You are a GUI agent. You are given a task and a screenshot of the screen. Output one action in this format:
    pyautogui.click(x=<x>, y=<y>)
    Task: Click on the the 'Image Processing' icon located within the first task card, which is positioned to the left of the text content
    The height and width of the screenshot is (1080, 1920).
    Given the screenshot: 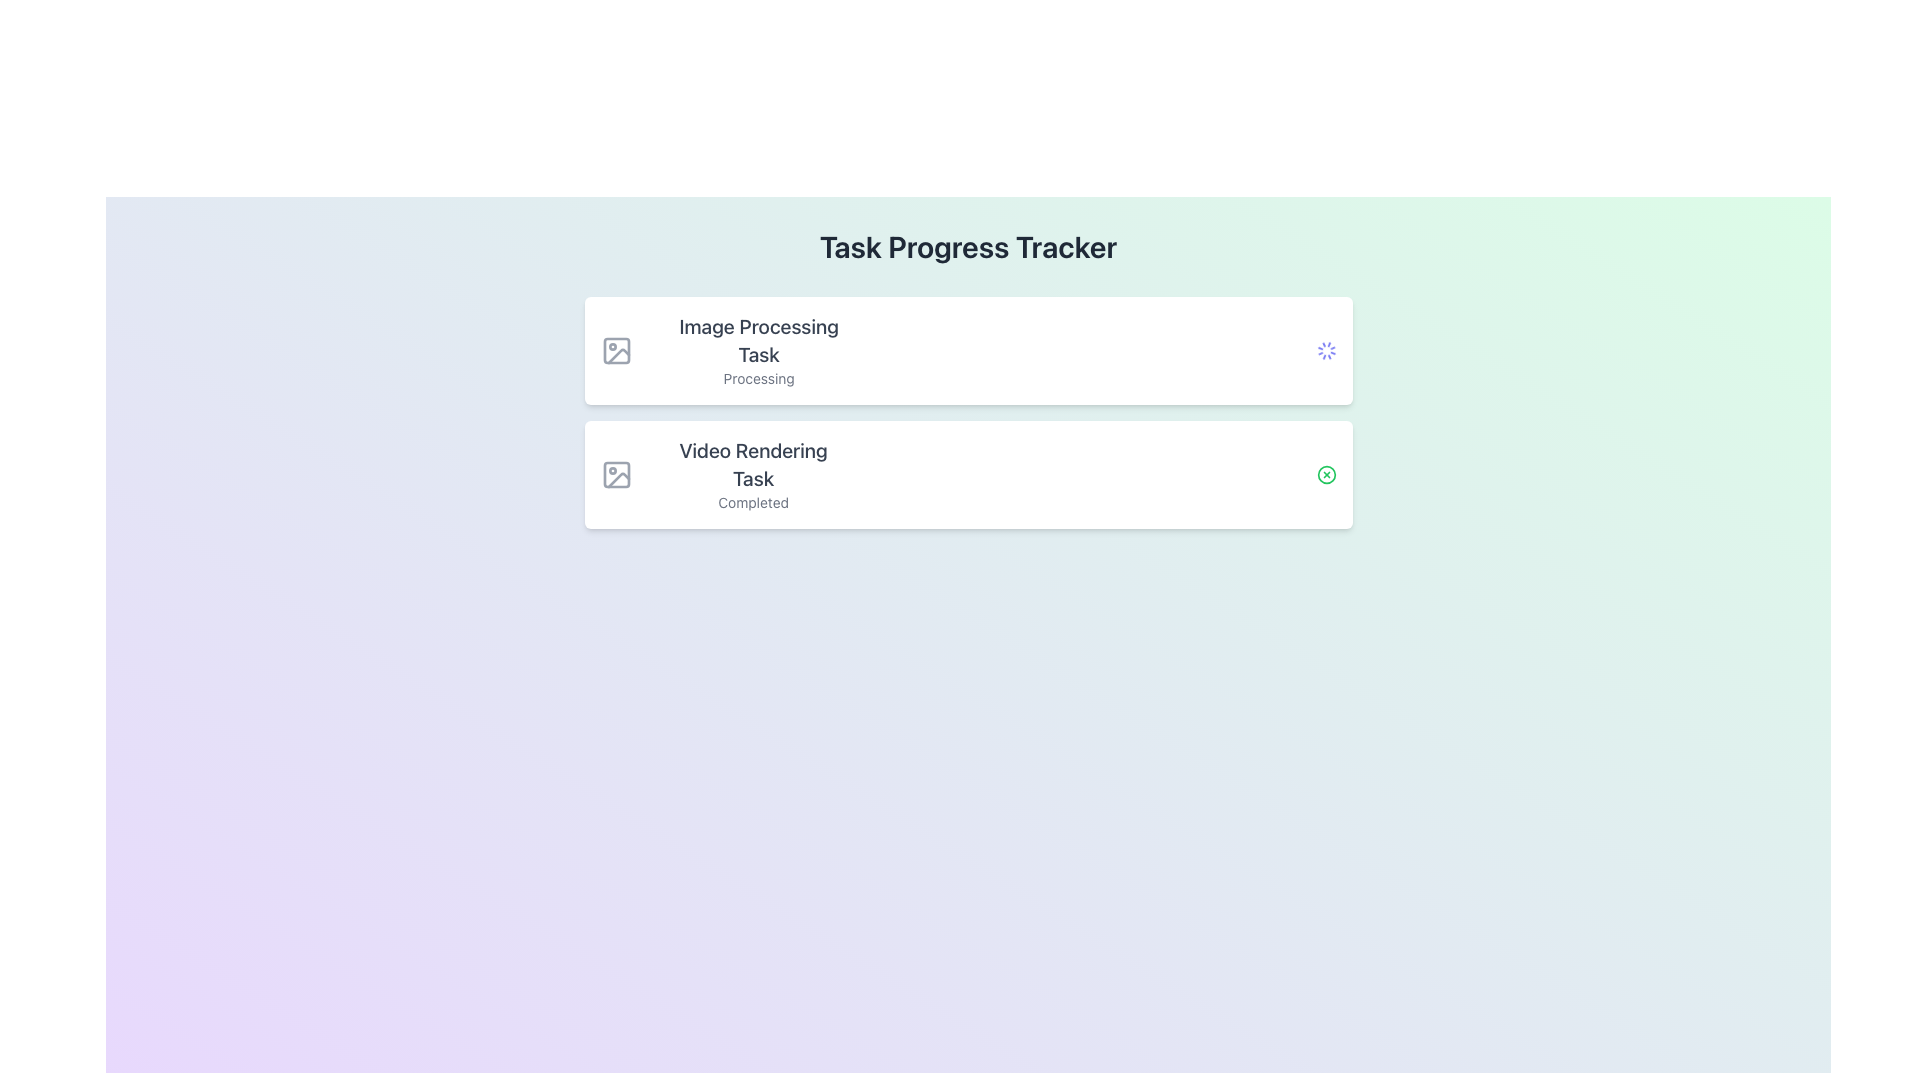 What is the action you would take?
    pyautogui.click(x=615, y=350)
    